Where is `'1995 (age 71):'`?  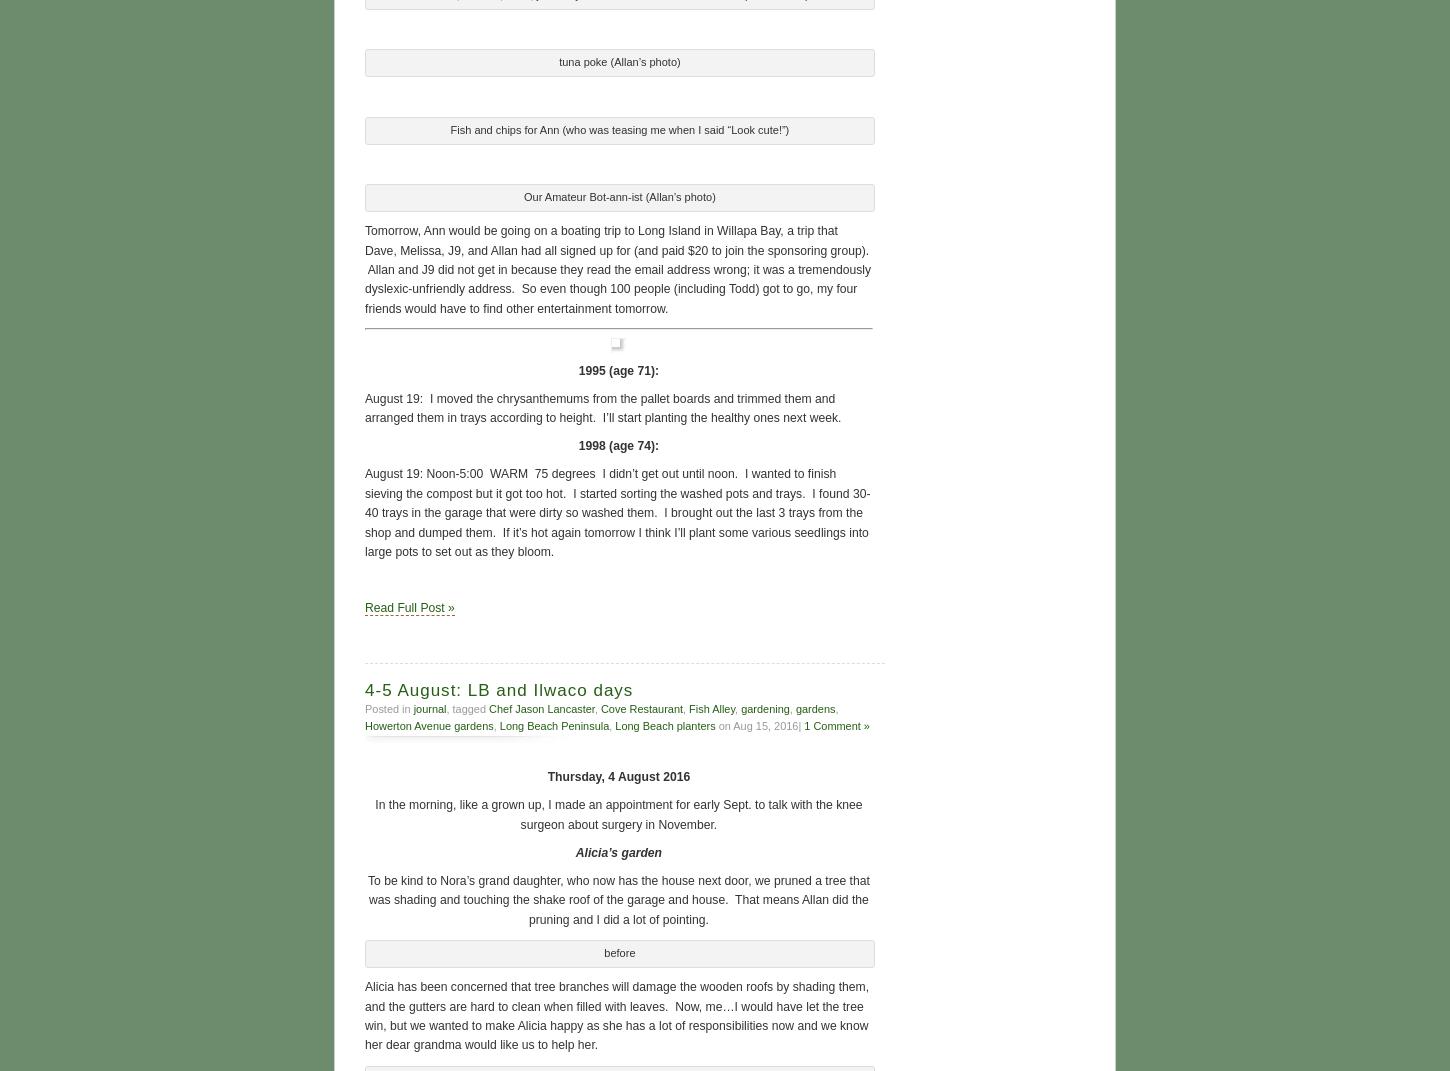
'1995 (age 71):' is located at coordinates (617, 366).